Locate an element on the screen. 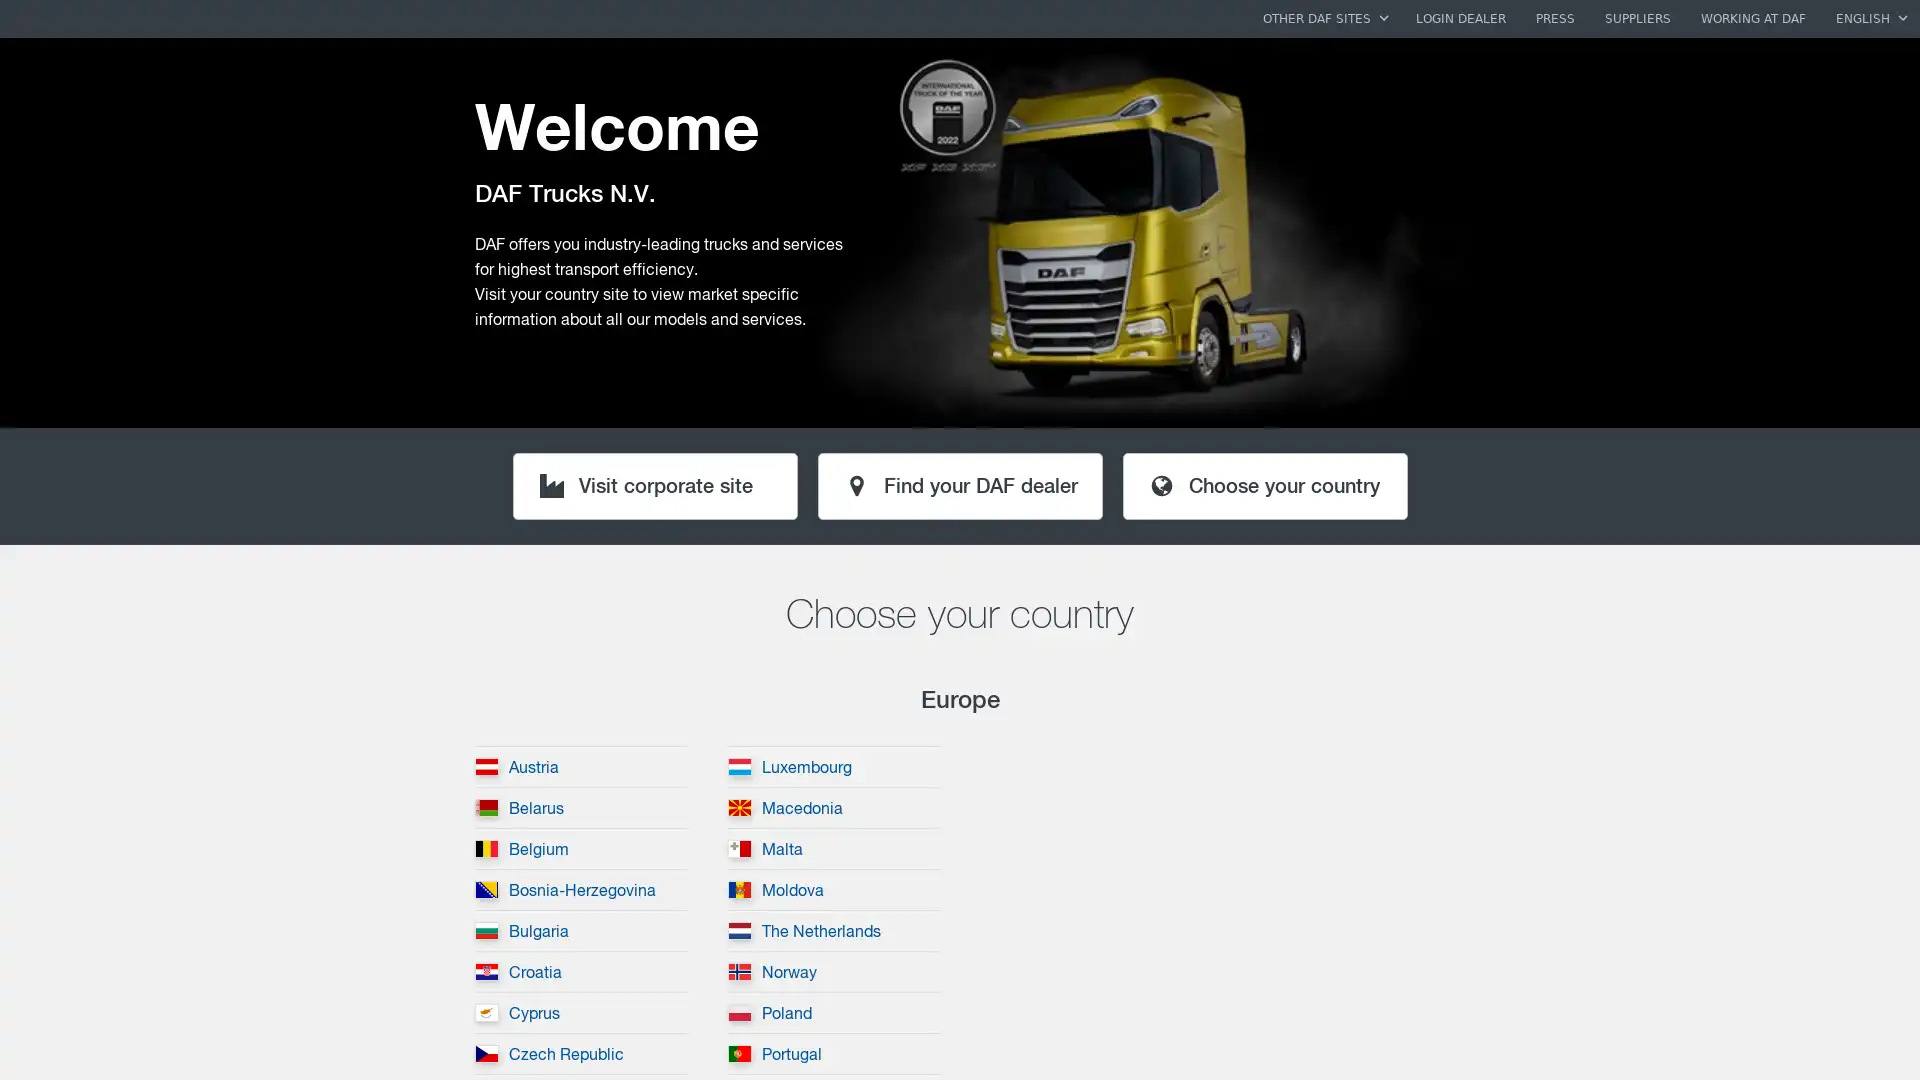  Find your DAF dealer is located at coordinates (958, 486).